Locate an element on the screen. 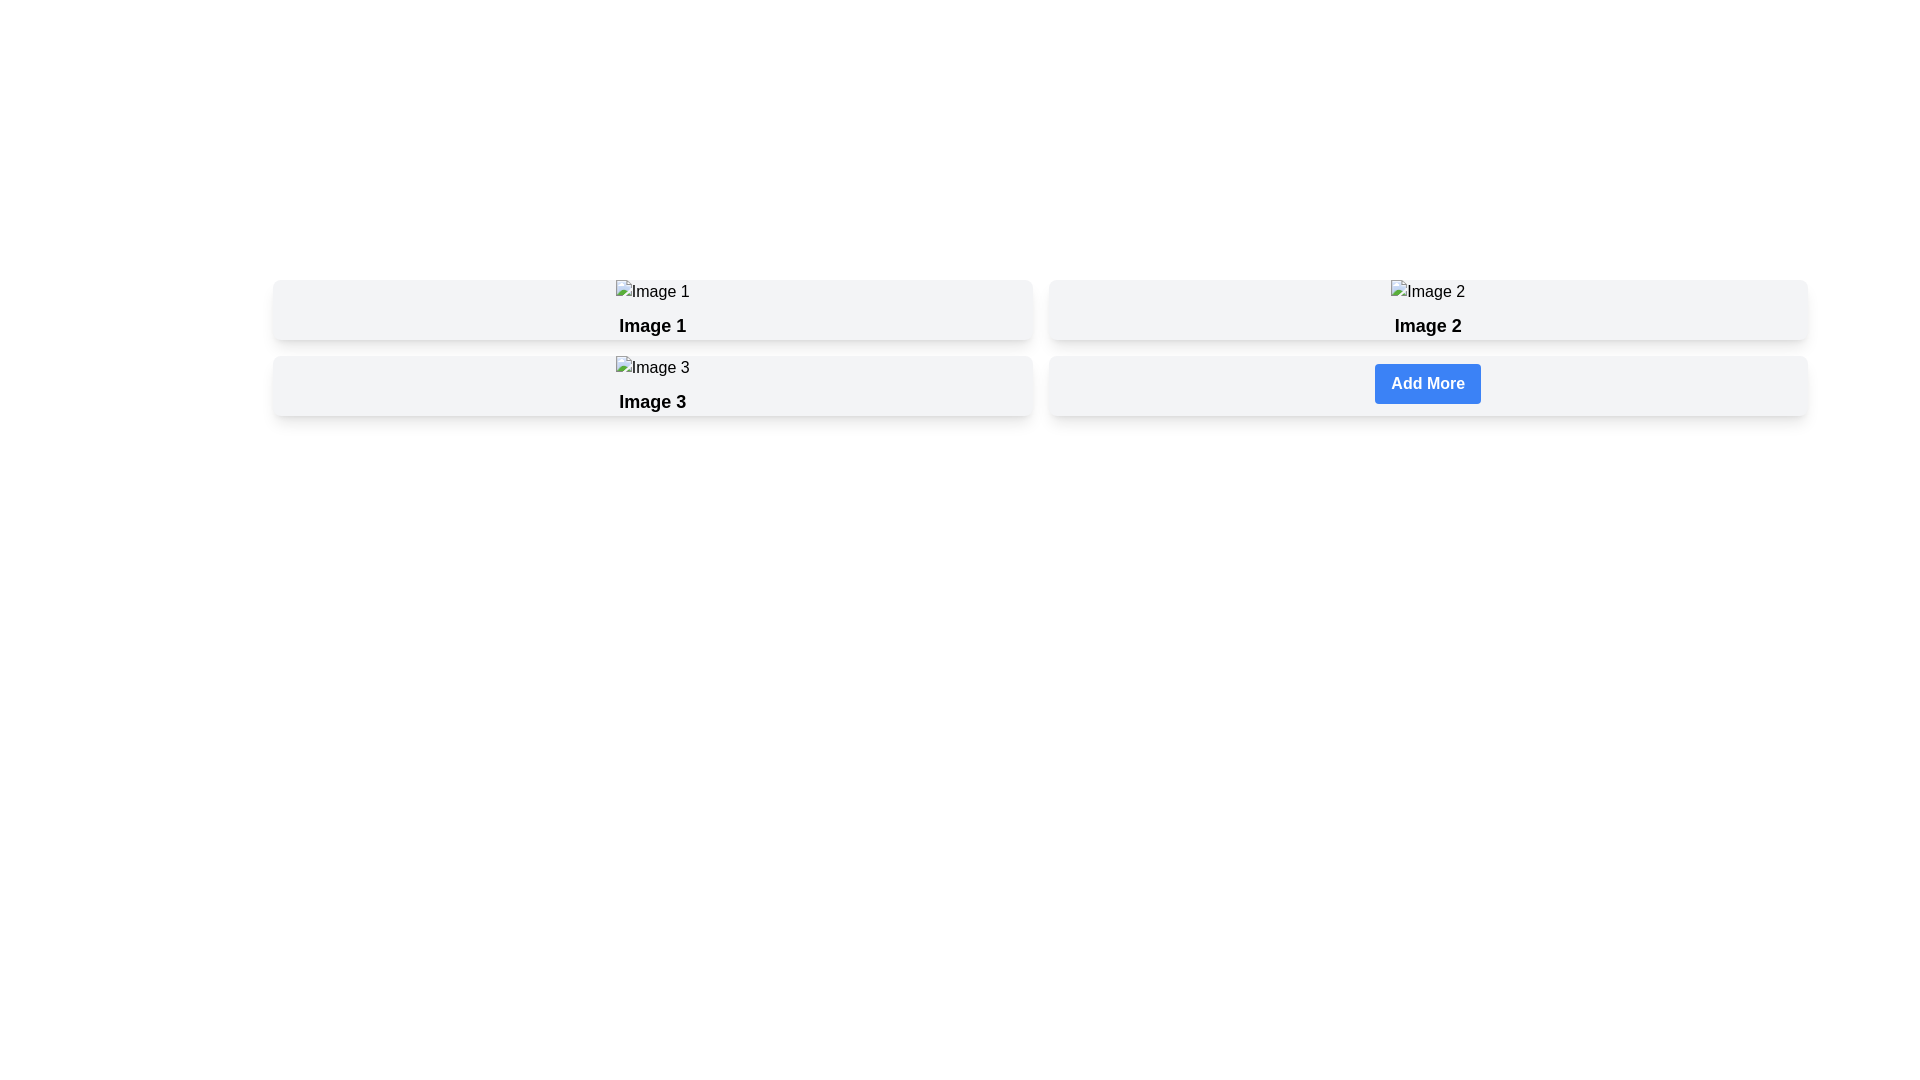 The image size is (1920, 1080). the second Content card or tile in the grid, which displays an image and a title, positioned next to 'Image 1' and above 'Add More' is located at coordinates (1427, 309).